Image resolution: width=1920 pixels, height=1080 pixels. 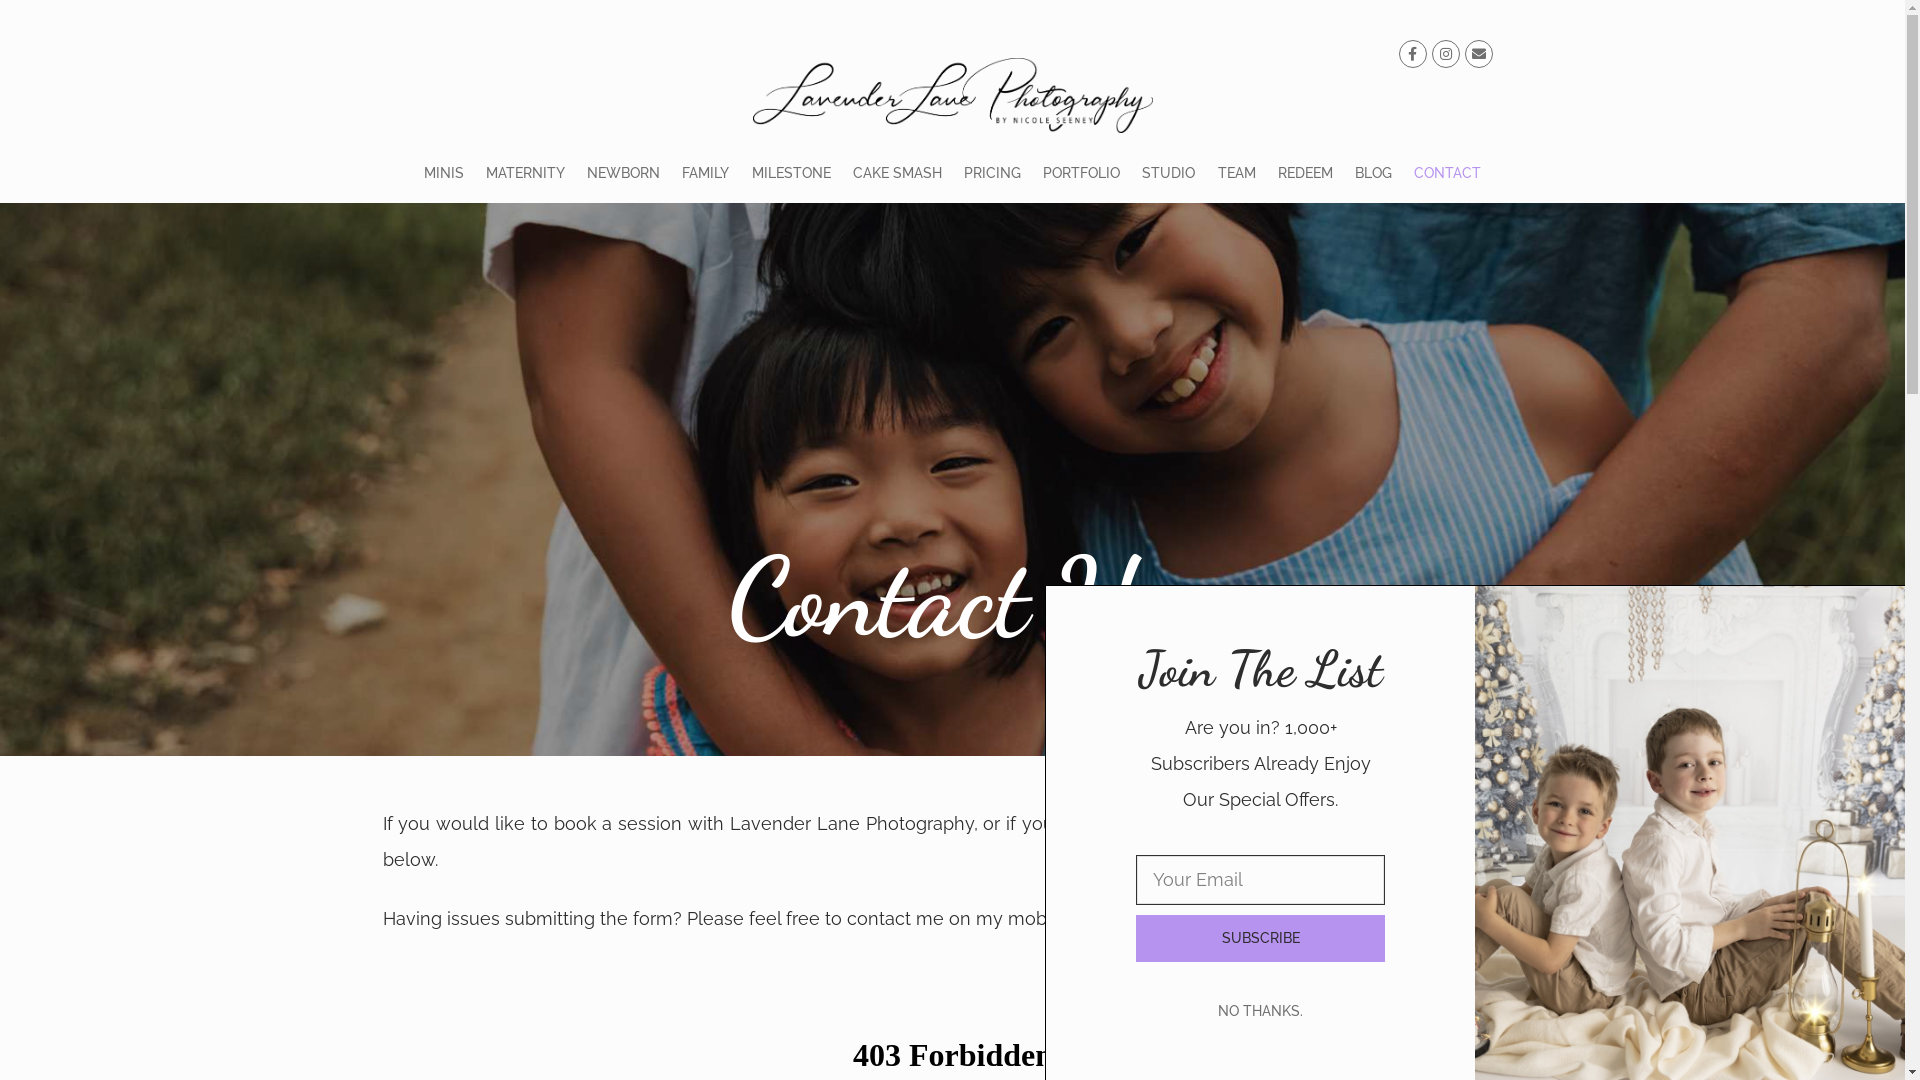 What do you see at coordinates (1168, 172) in the screenshot?
I see `'STUDIO'` at bounding box center [1168, 172].